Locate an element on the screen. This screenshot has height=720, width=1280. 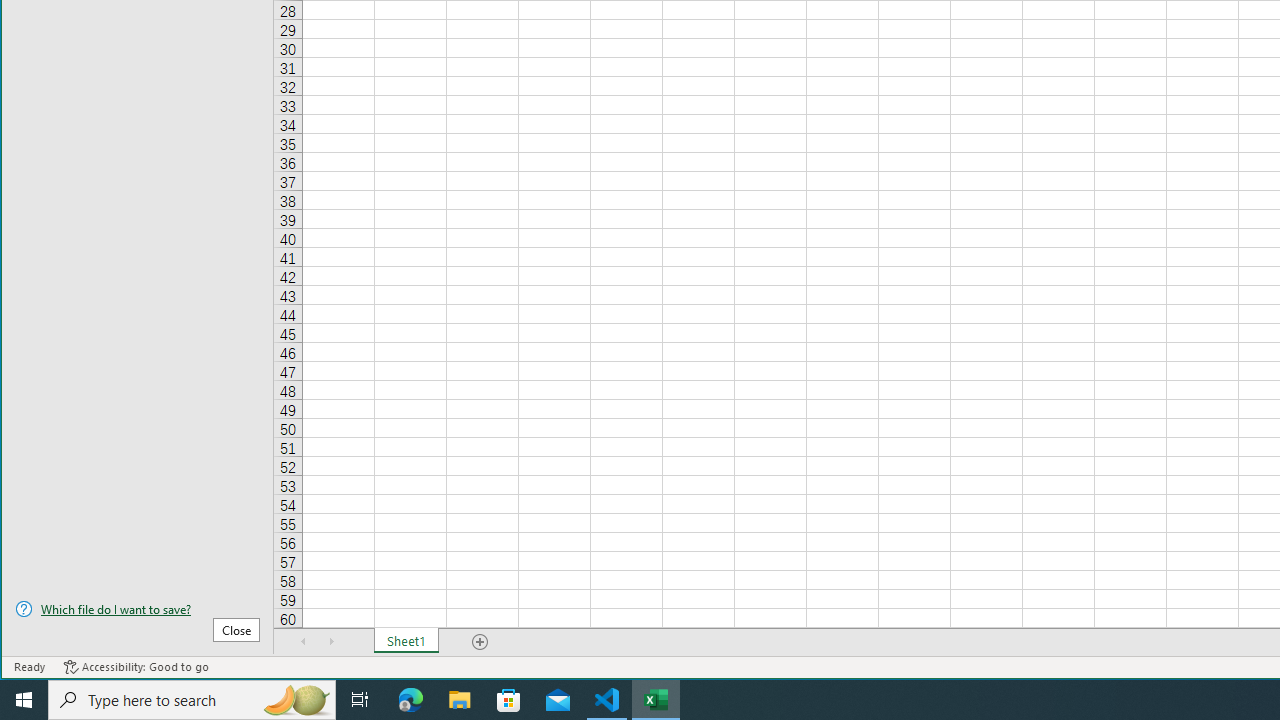
'Task View' is located at coordinates (359, 698).